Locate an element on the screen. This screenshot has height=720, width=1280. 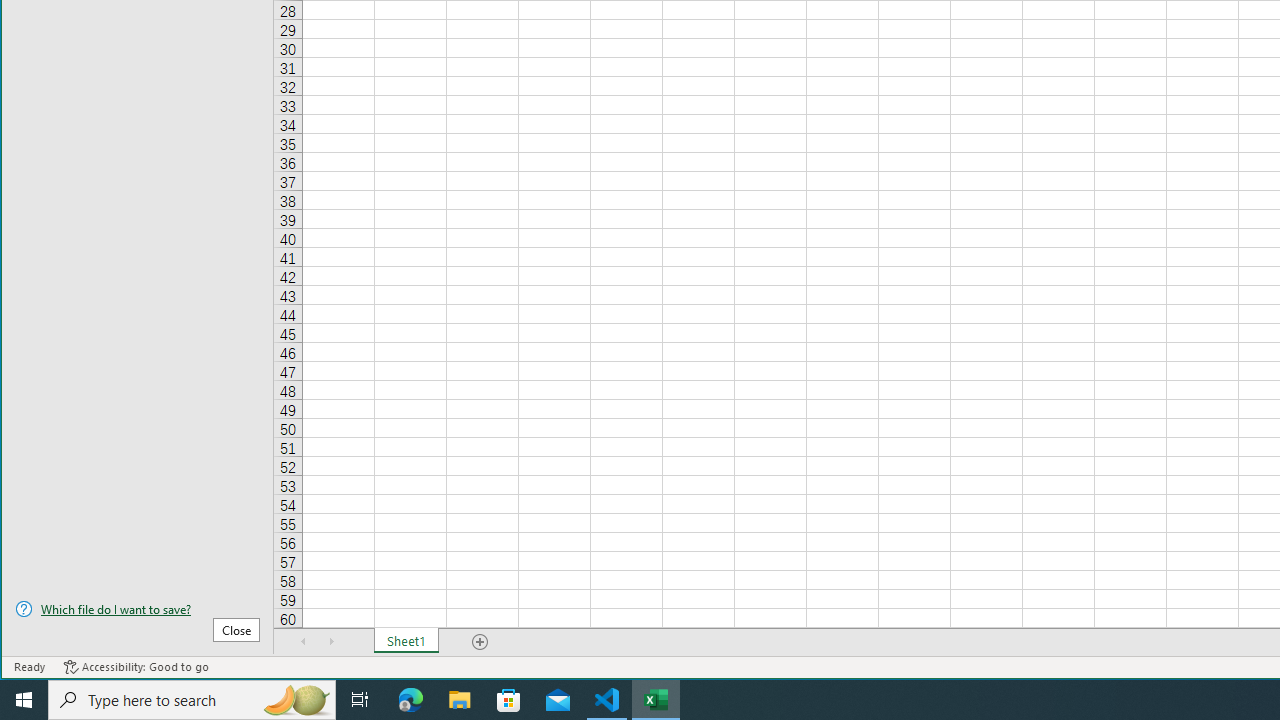
'Task View' is located at coordinates (359, 698).